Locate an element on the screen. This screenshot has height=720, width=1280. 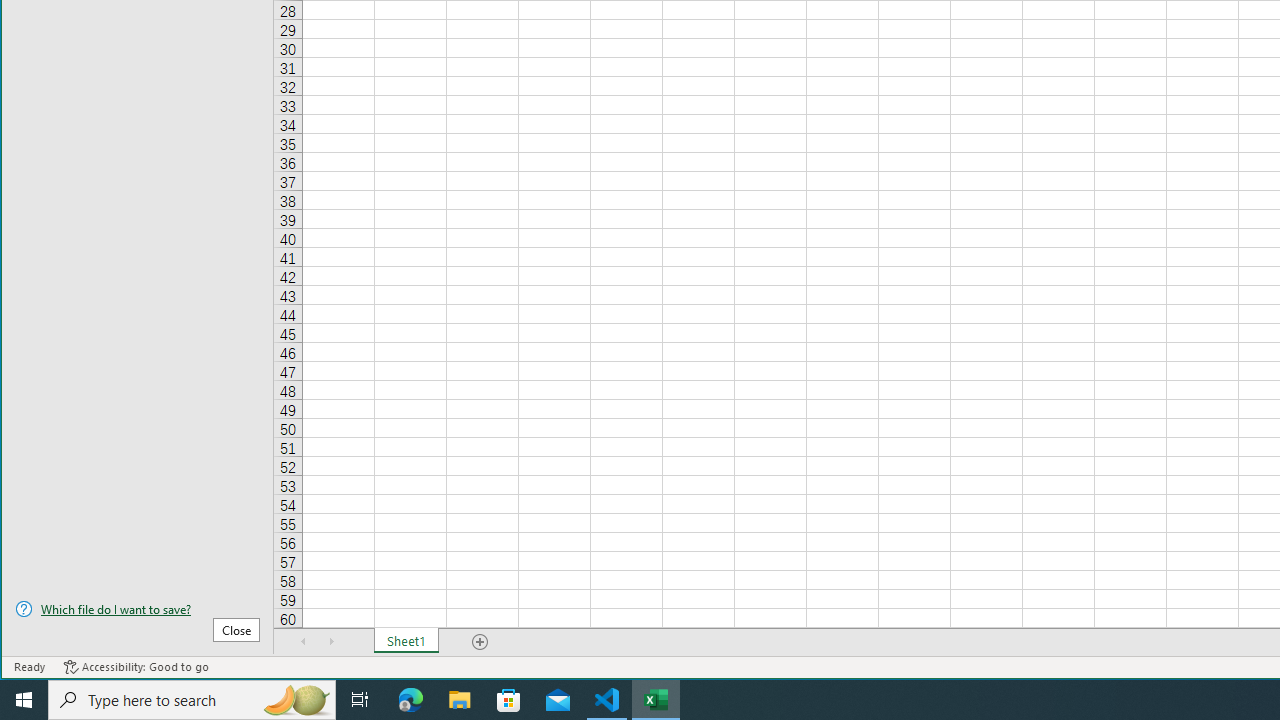
'Task View' is located at coordinates (359, 698).